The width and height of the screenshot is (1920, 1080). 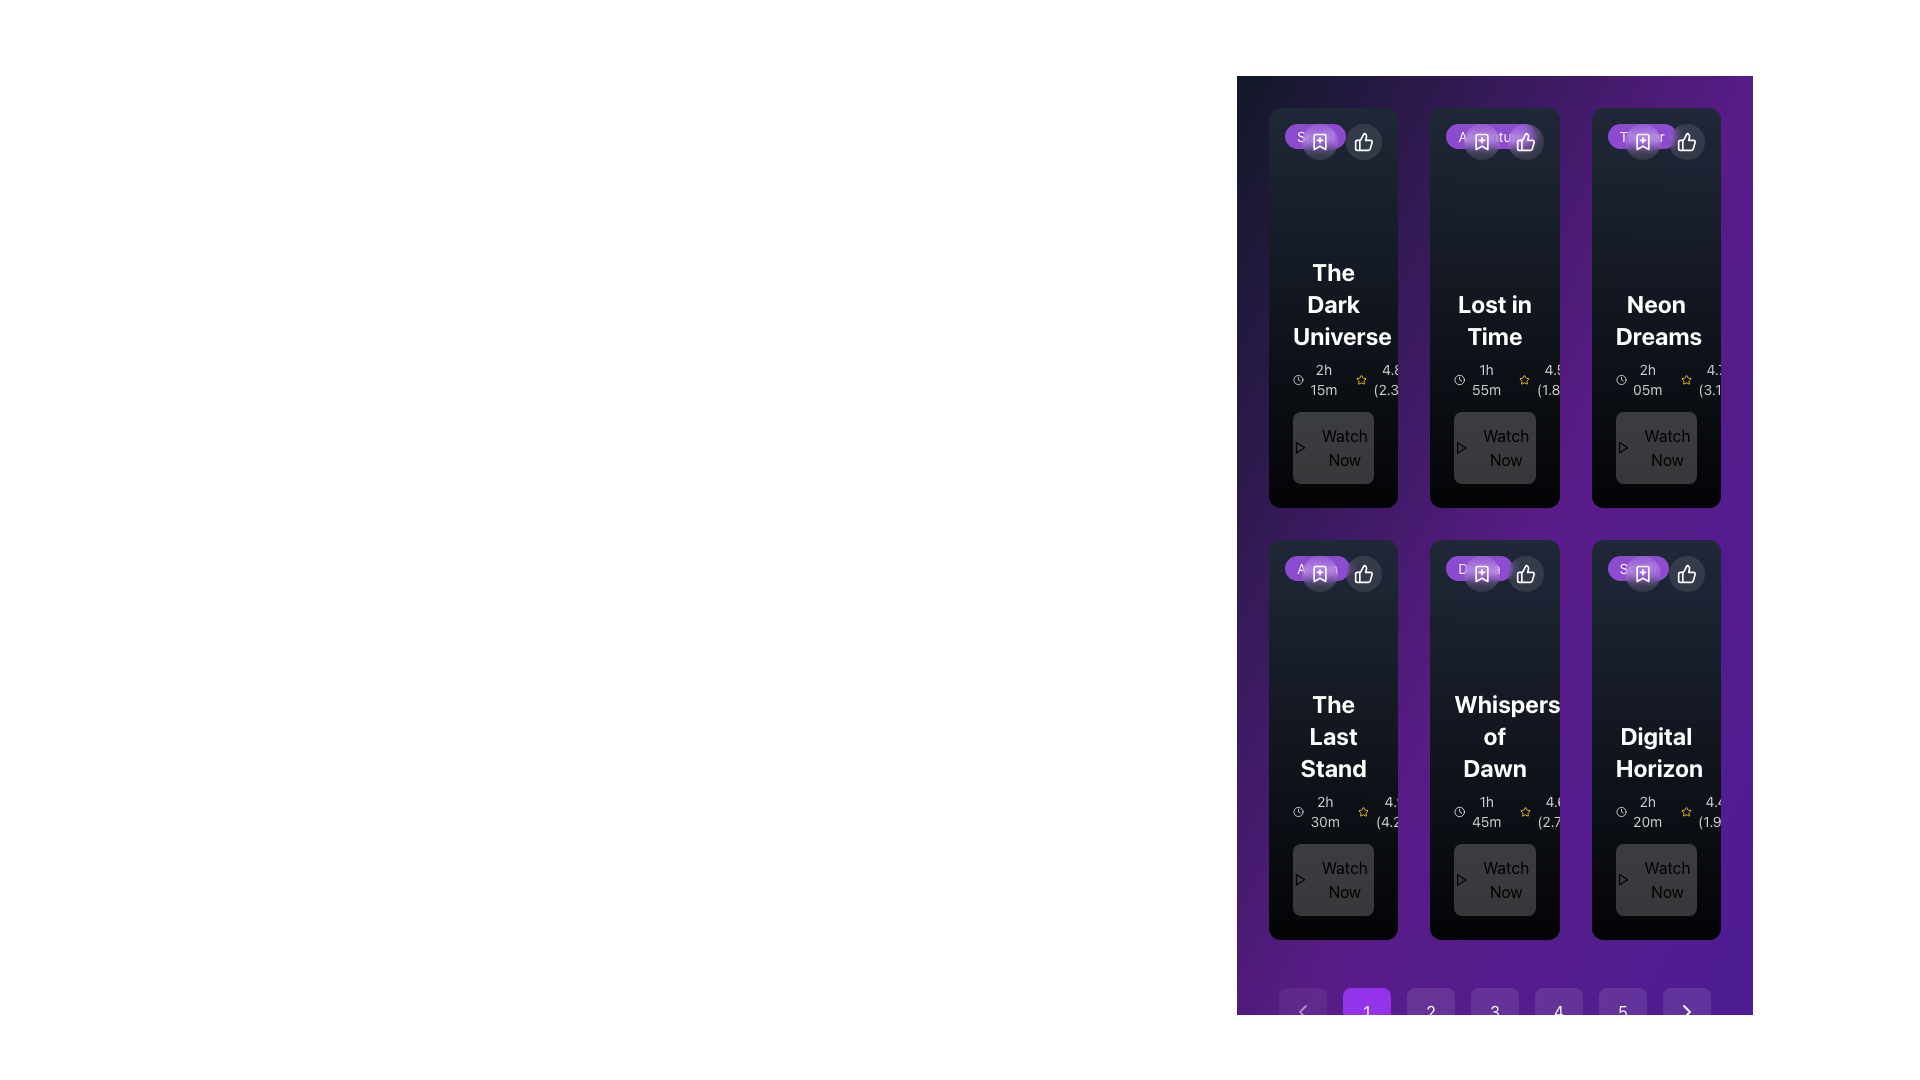 What do you see at coordinates (1320, 141) in the screenshot?
I see `the bookmark addition icon button located in the top-left corner of the card labeled 'The Dark Universe' to bookmark the item` at bounding box center [1320, 141].